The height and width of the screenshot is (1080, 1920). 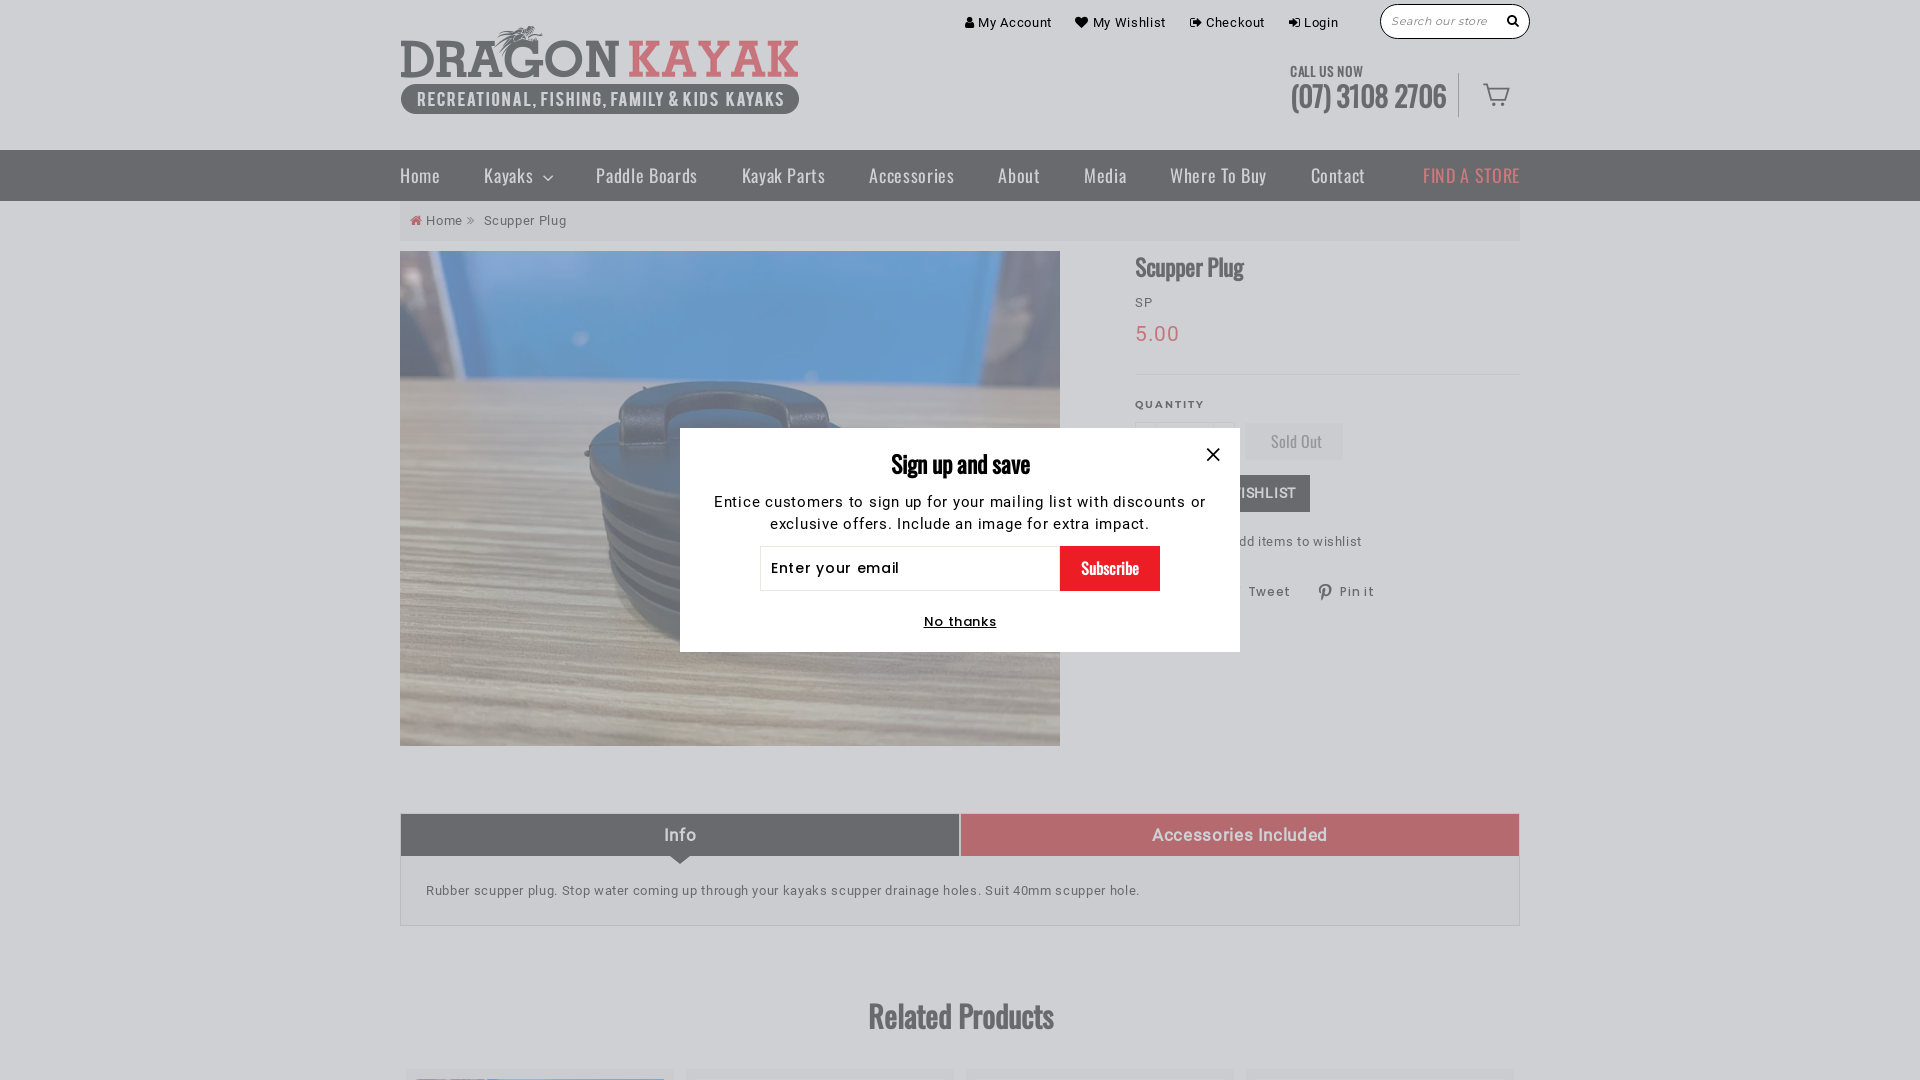 I want to click on 'My Wishlist, so click(x=1118, y=23).